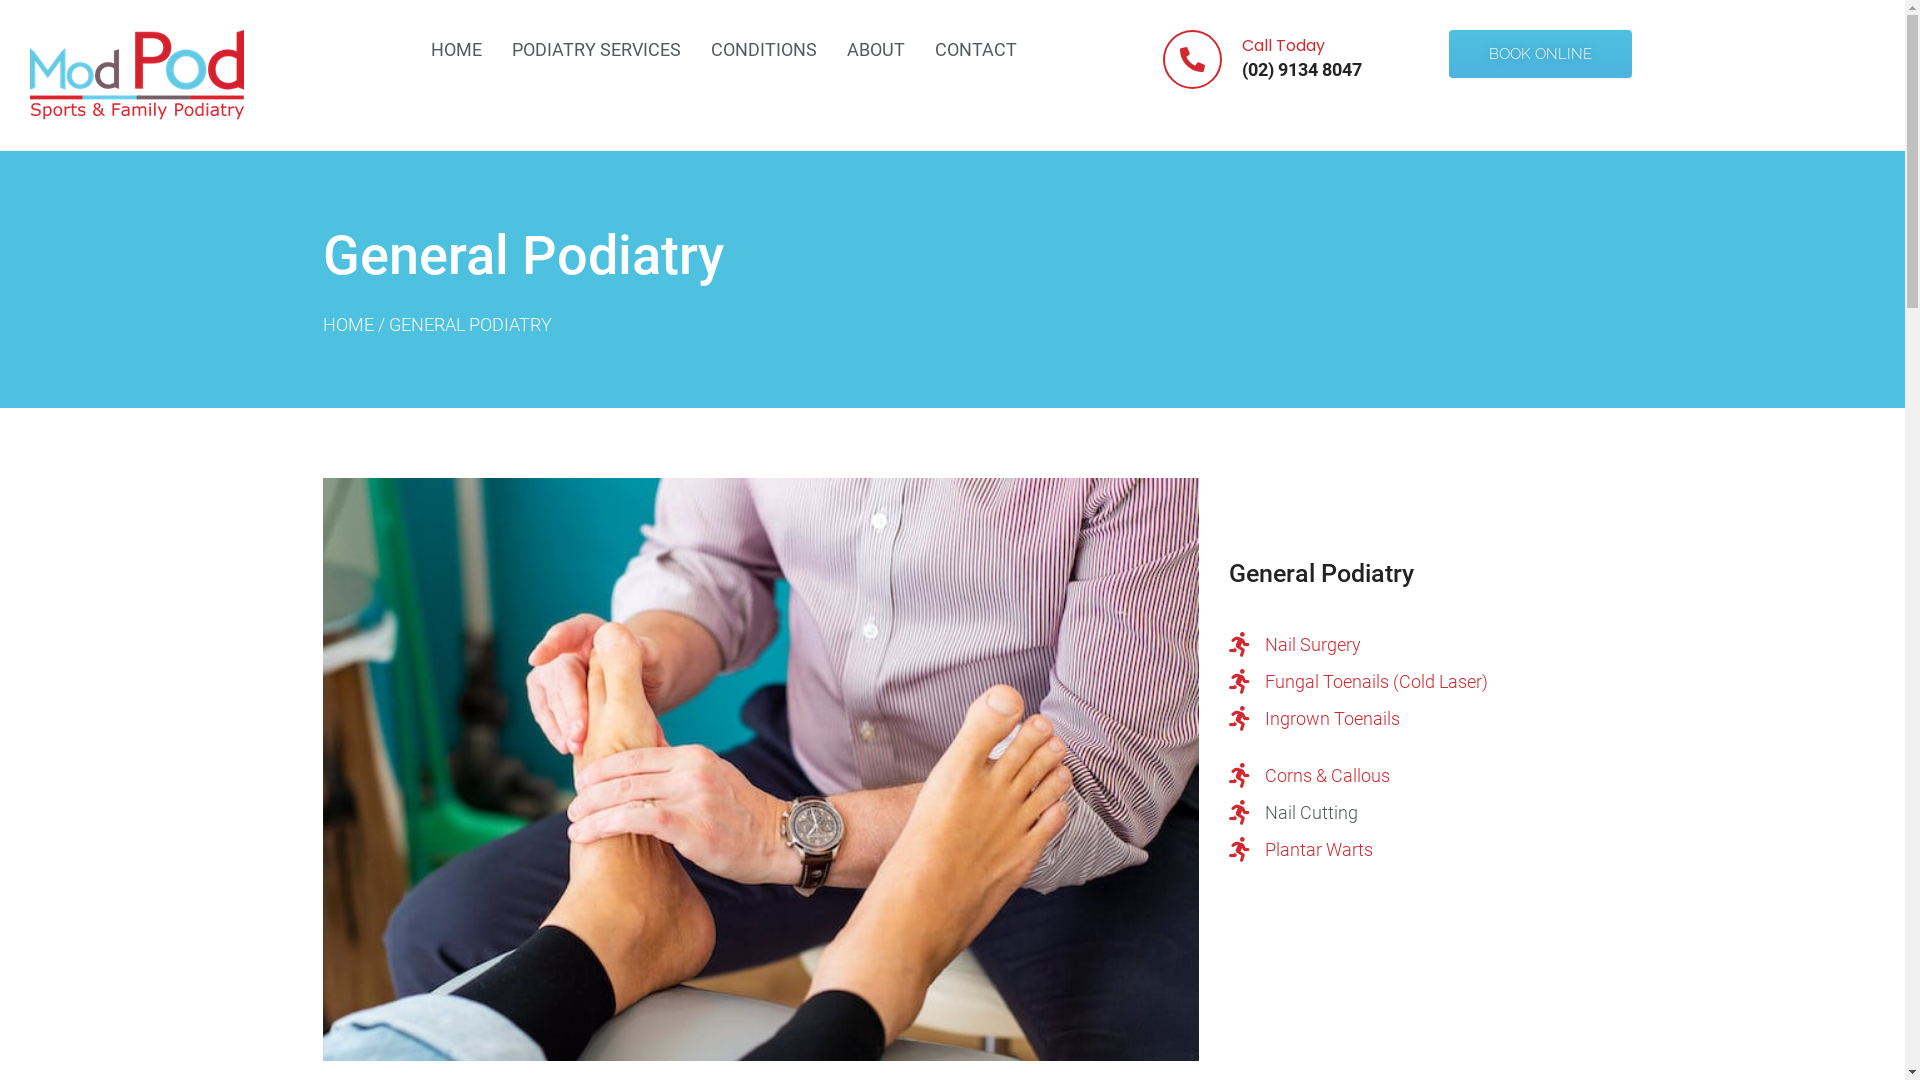  What do you see at coordinates (347, 323) in the screenshot?
I see `'HOME'` at bounding box center [347, 323].